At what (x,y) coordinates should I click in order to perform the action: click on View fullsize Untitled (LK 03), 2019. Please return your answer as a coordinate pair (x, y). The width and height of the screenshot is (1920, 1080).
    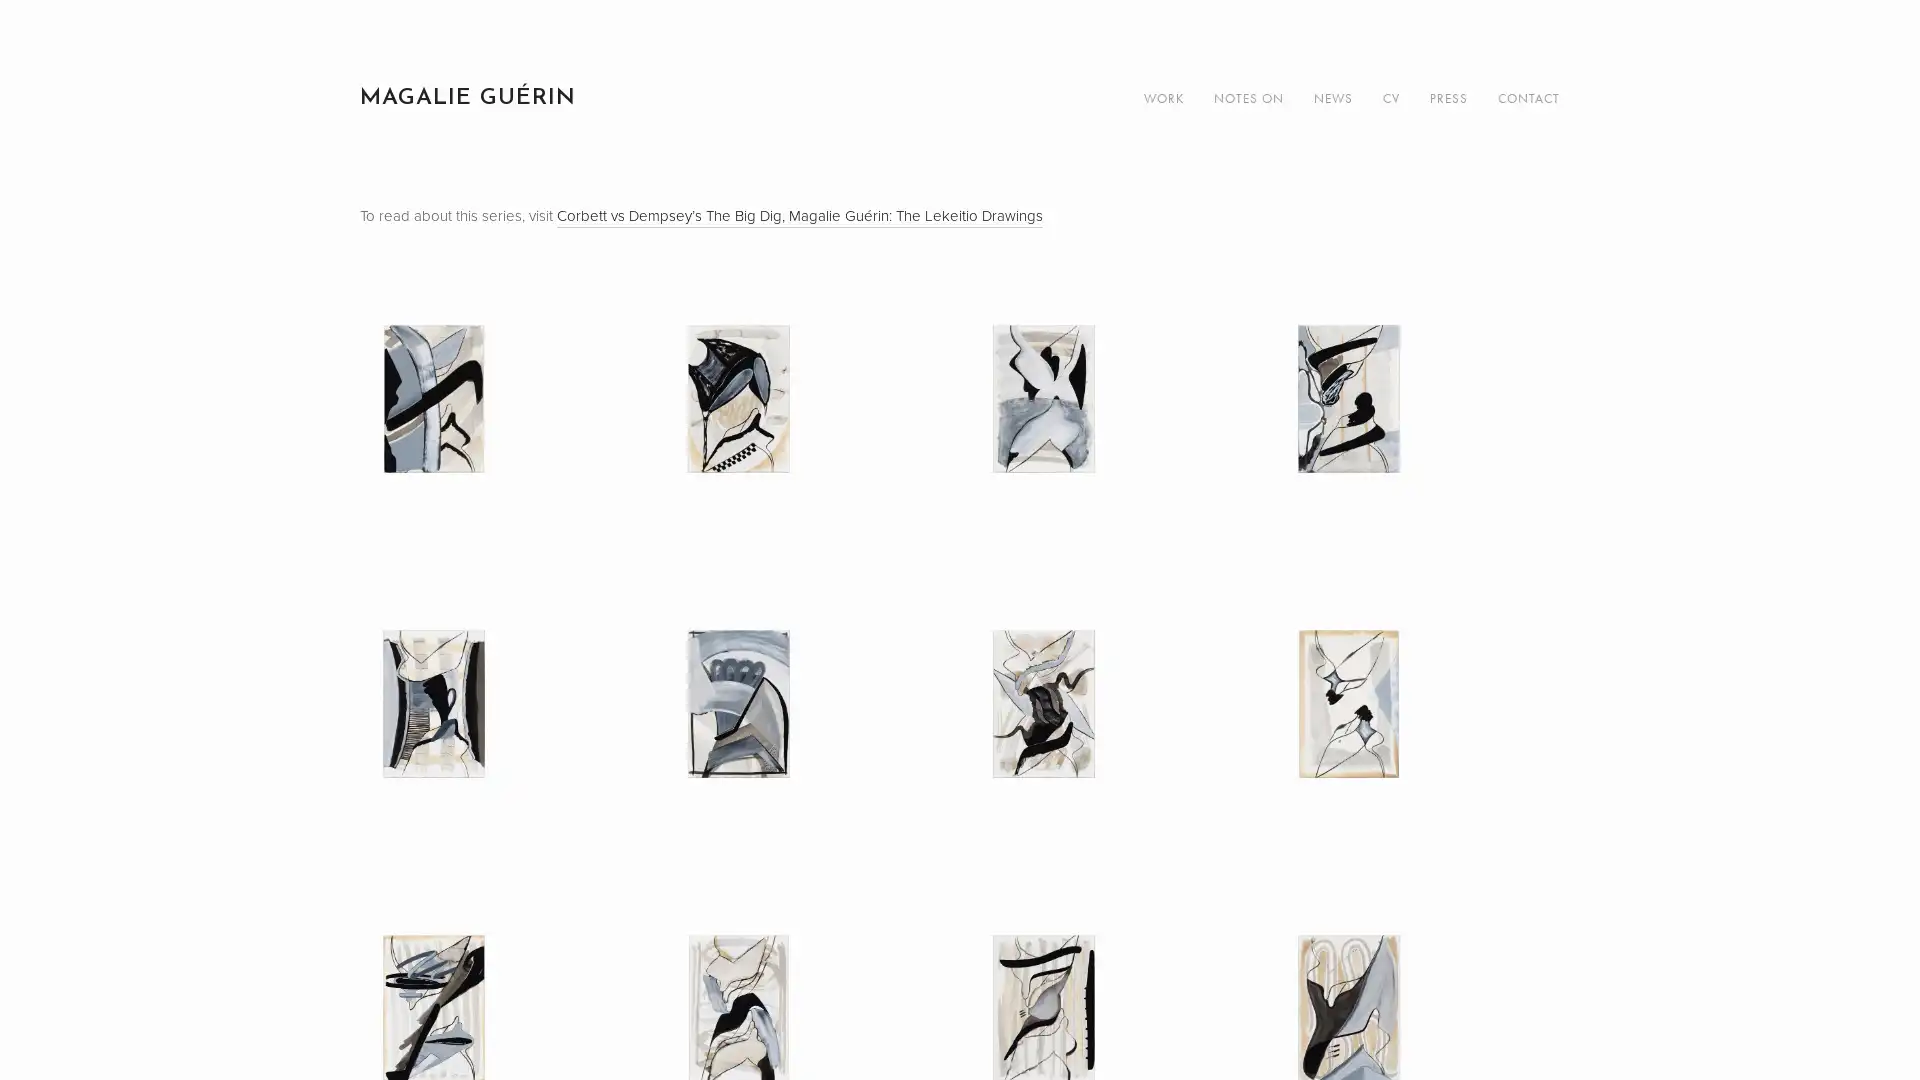
    Looking at the image, I should click on (1111, 467).